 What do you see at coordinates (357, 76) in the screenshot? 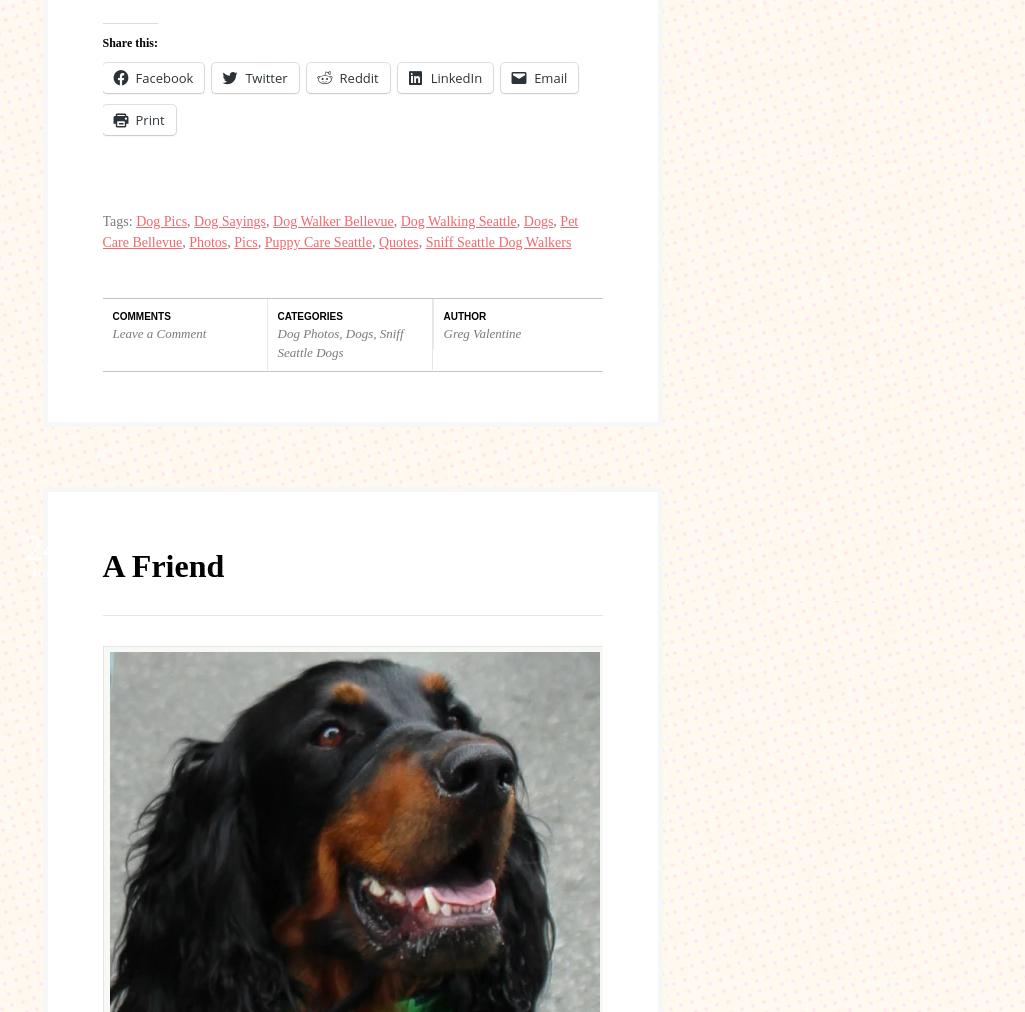
I see `'Reddit'` at bounding box center [357, 76].